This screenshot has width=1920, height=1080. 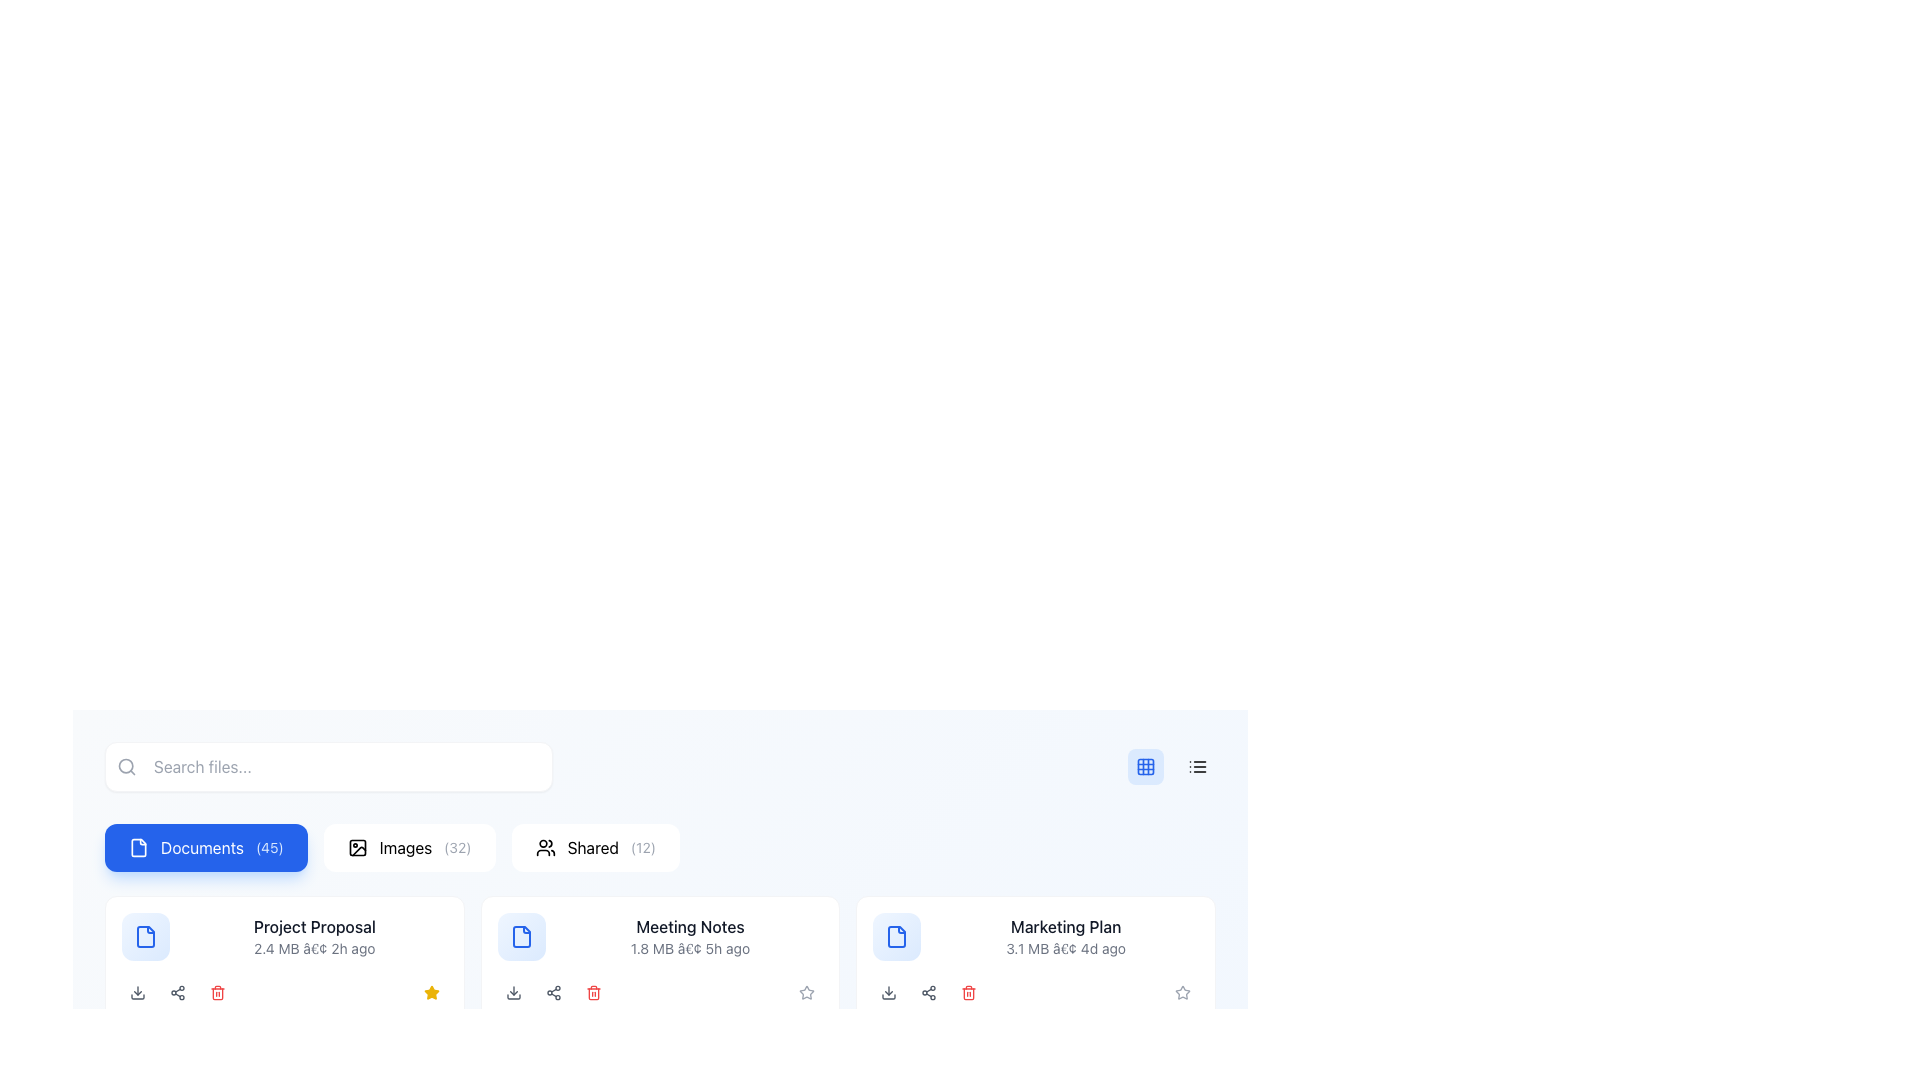 What do you see at coordinates (1198, 766) in the screenshot?
I see `the 'list view' button icon located in the upper-right corner of the interface` at bounding box center [1198, 766].